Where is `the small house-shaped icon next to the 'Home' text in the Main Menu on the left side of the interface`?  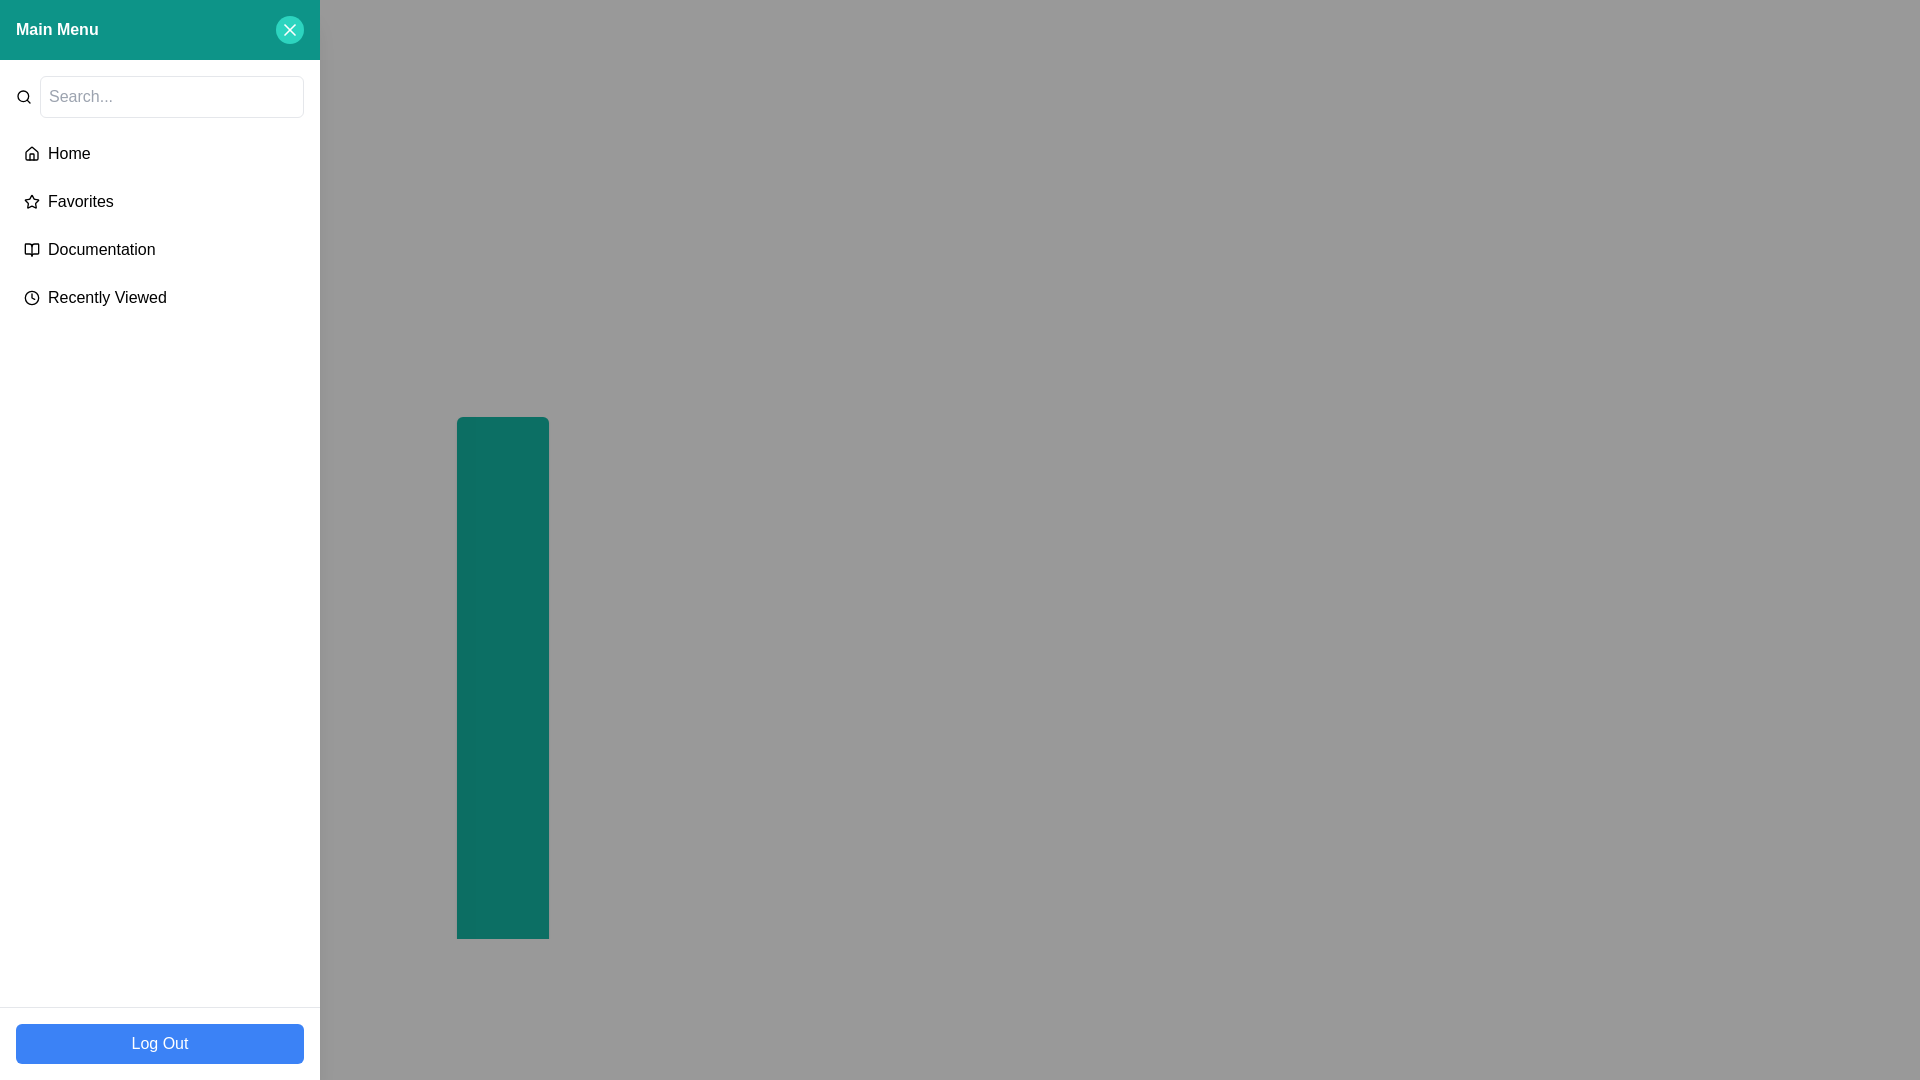 the small house-shaped icon next to the 'Home' text in the Main Menu on the left side of the interface is located at coordinates (32, 153).